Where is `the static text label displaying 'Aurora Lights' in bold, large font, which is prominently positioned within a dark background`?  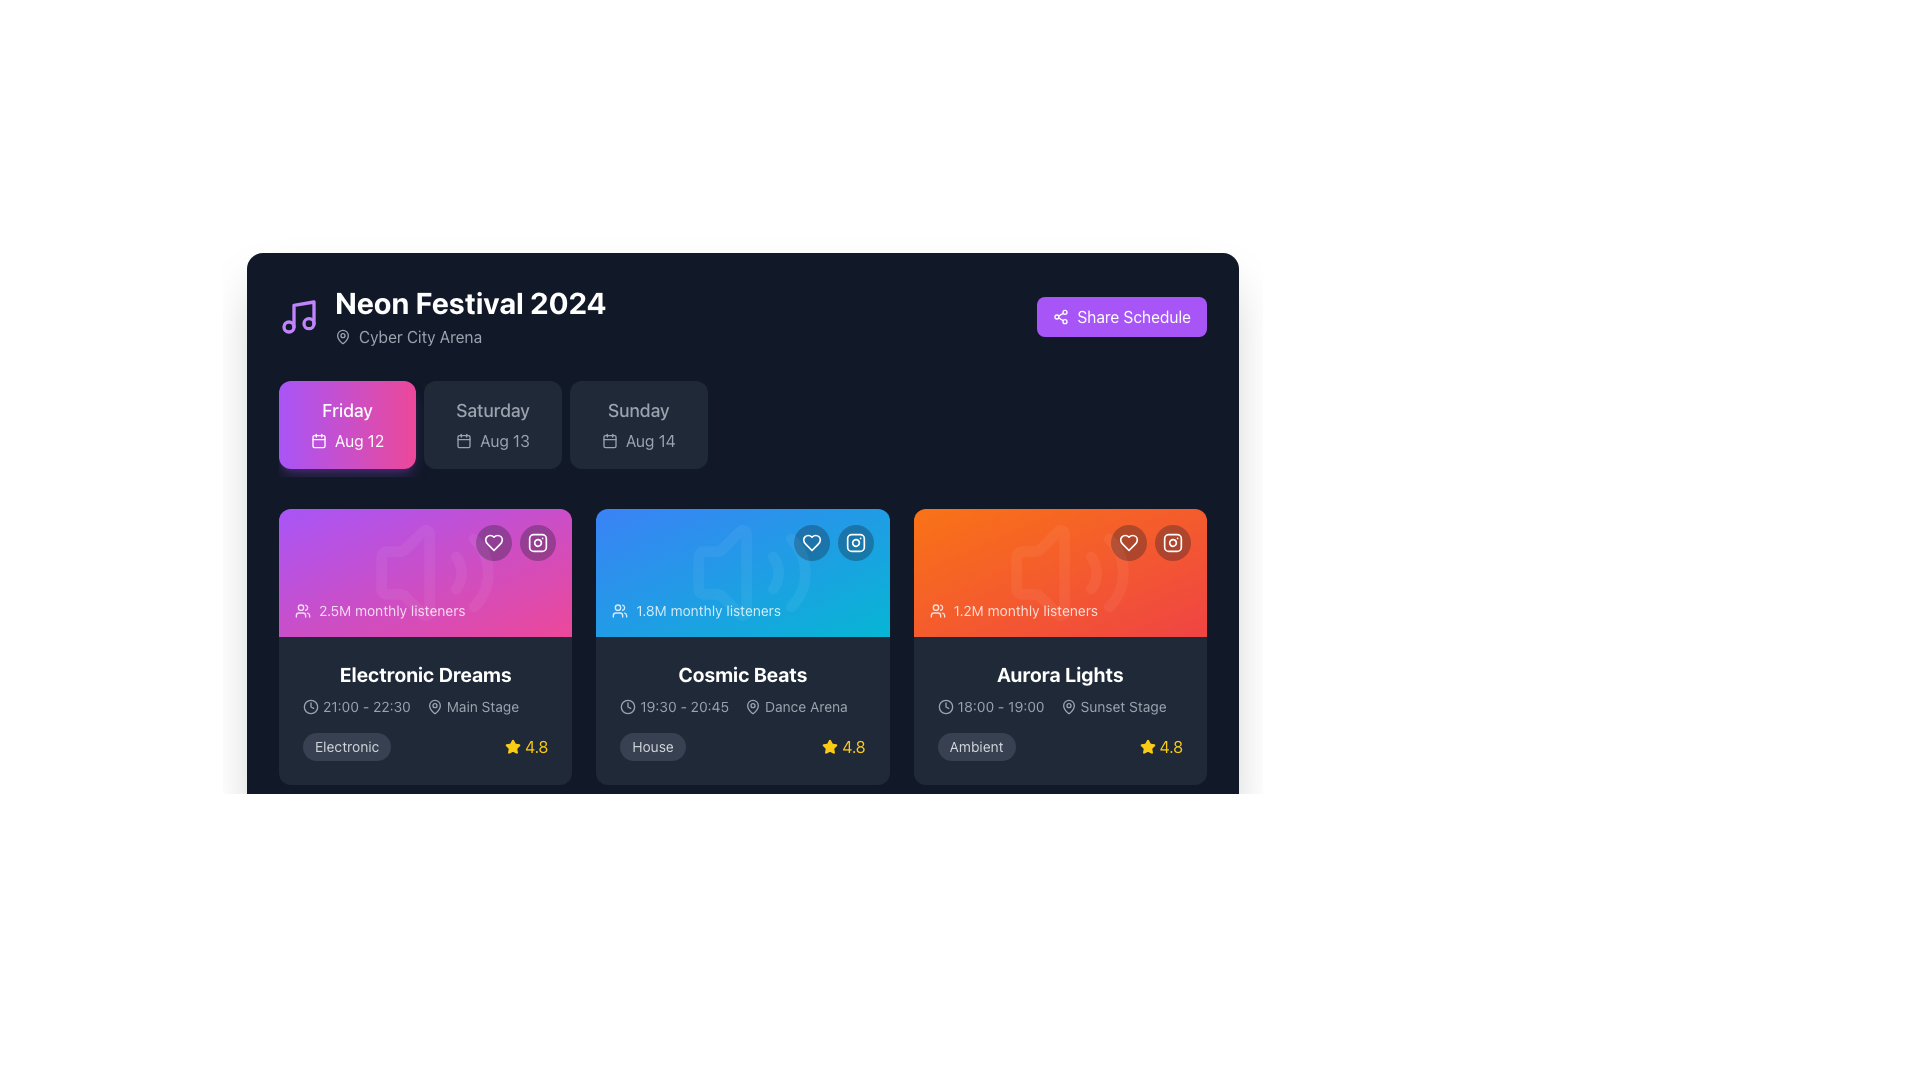 the static text label displaying 'Aurora Lights' in bold, large font, which is prominently positioned within a dark background is located at coordinates (1059, 675).